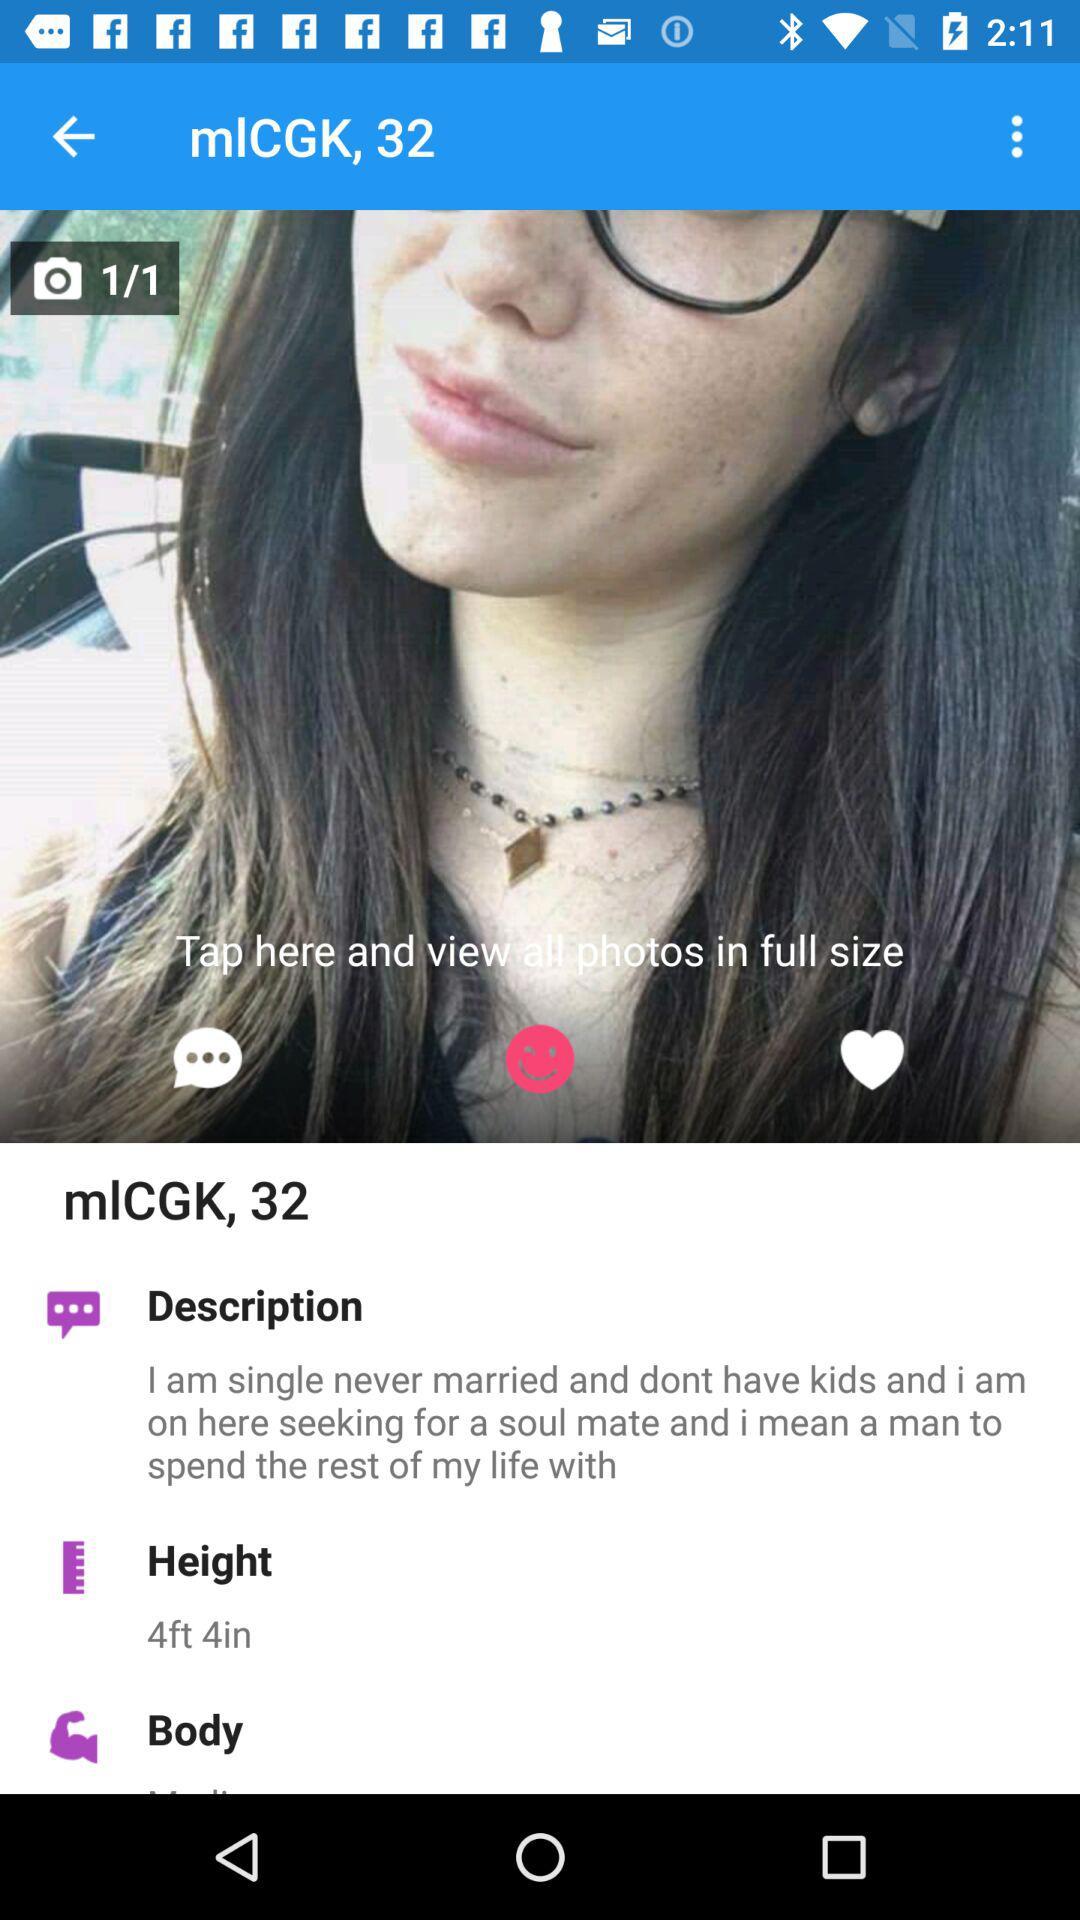 Image resolution: width=1080 pixels, height=1920 pixels. What do you see at coordinates (601, 1420) in the screenshot?
I see `the icon above height` at bounding box center [601, 1420].